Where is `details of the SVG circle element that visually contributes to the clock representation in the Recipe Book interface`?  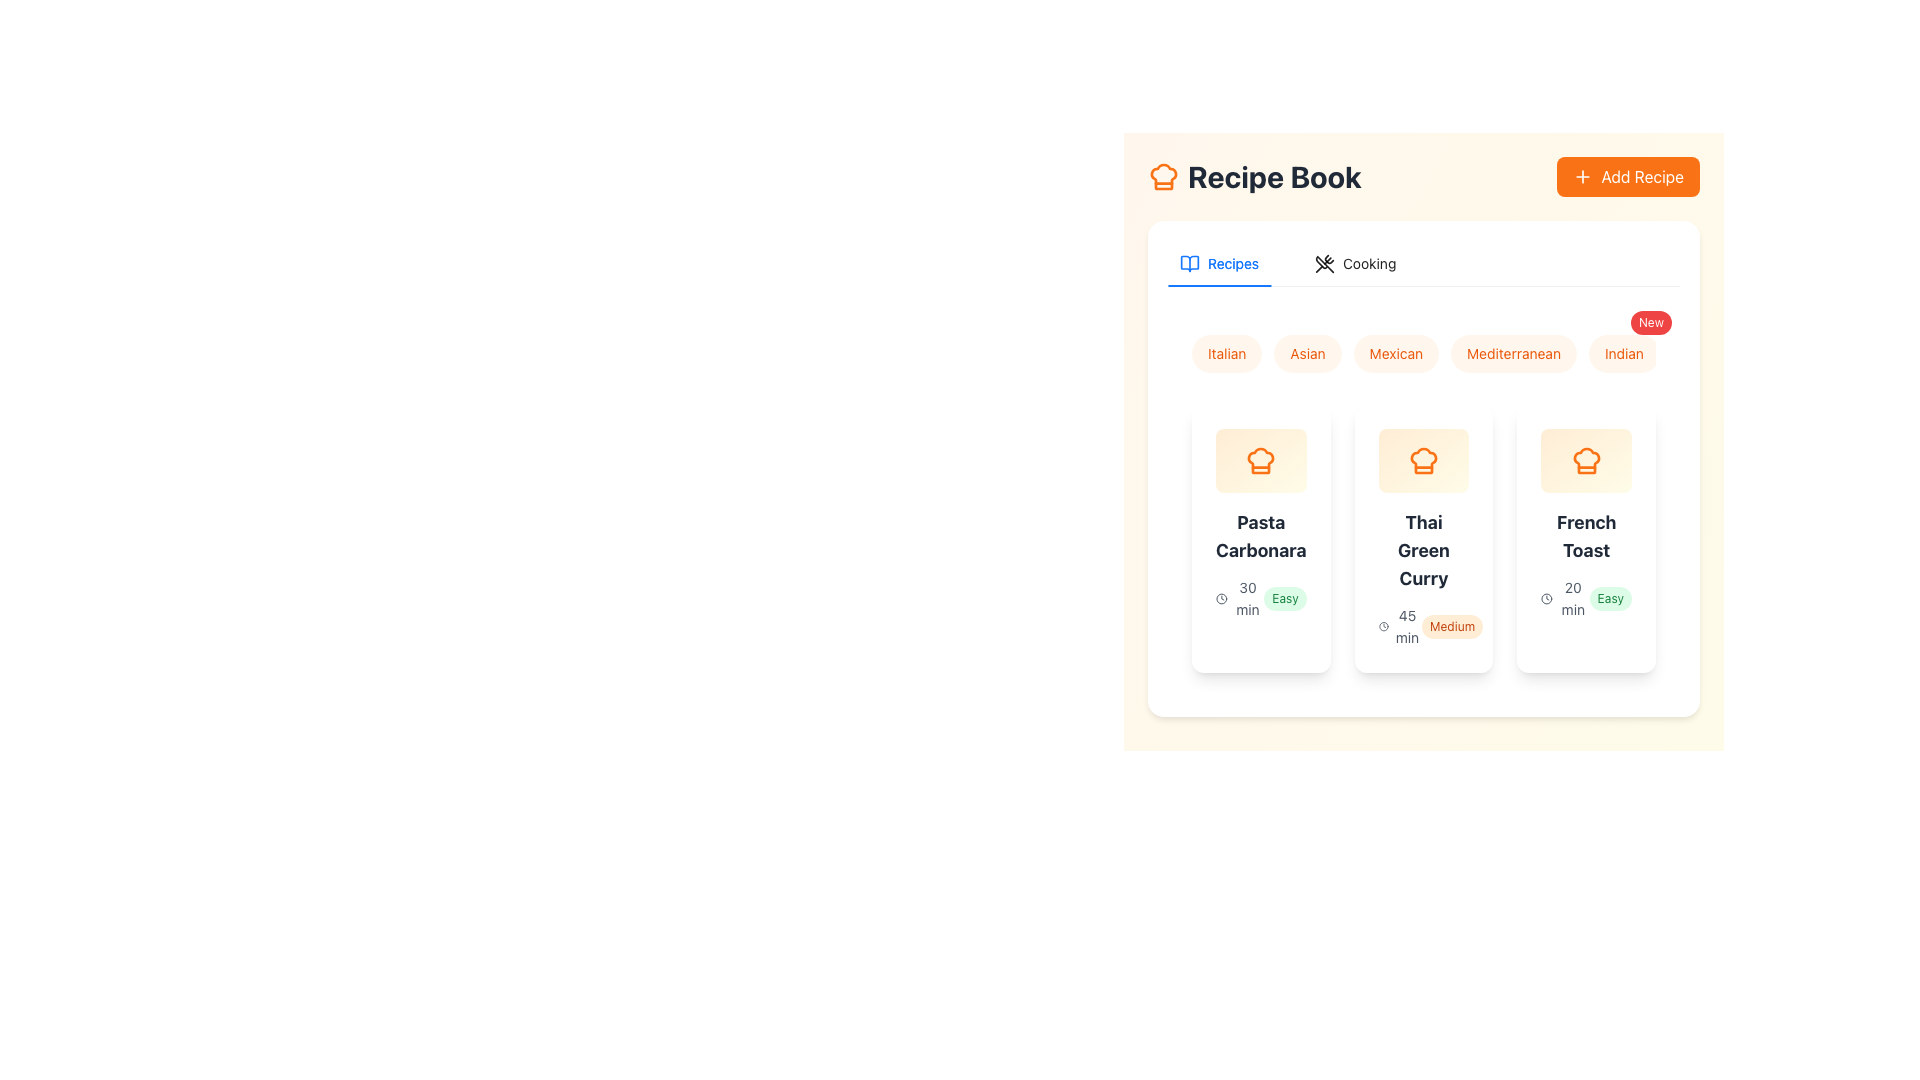
details of the SVG circle element that visually contributes to the clock representation in the Recipe Book interface is located at coordinates (1546, 597).